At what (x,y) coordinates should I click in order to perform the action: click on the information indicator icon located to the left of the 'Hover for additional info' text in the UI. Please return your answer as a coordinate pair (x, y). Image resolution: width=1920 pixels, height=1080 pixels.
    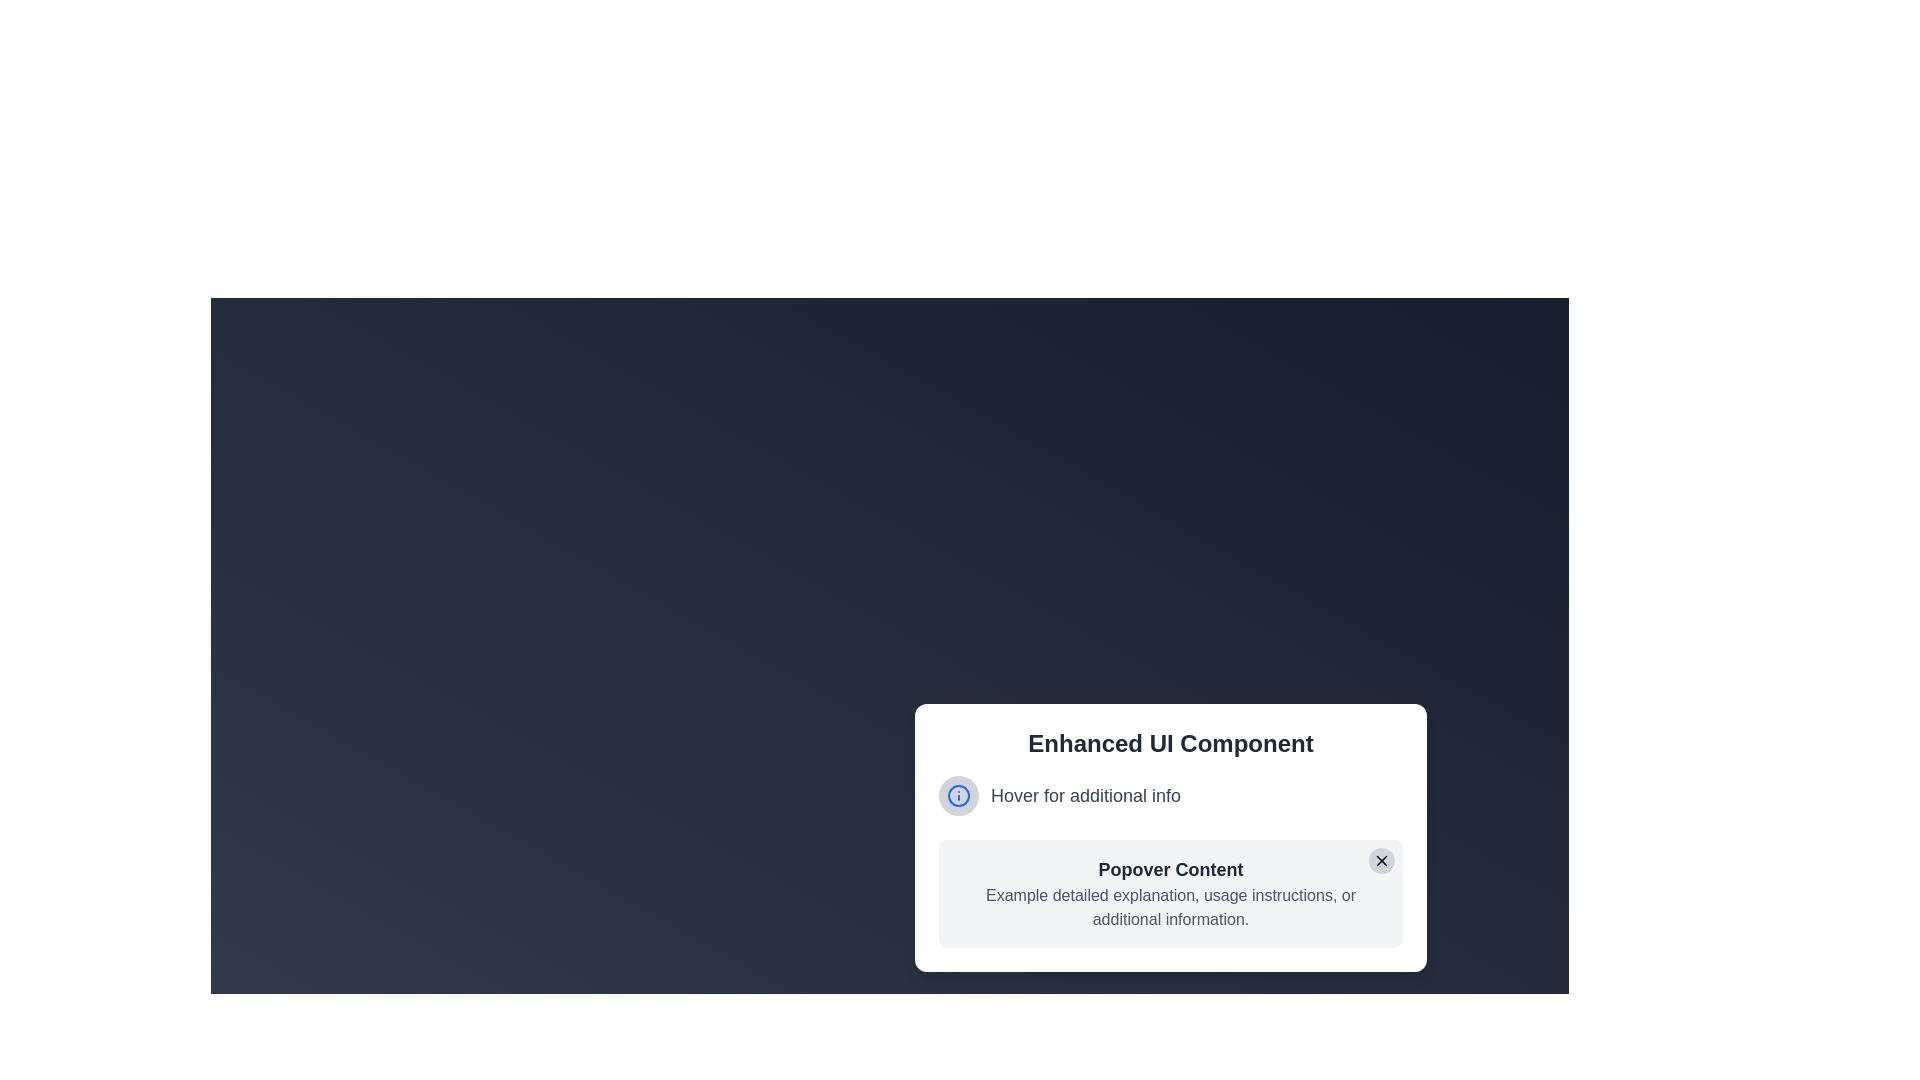
    Looking at the image, I should click on (958, 794).